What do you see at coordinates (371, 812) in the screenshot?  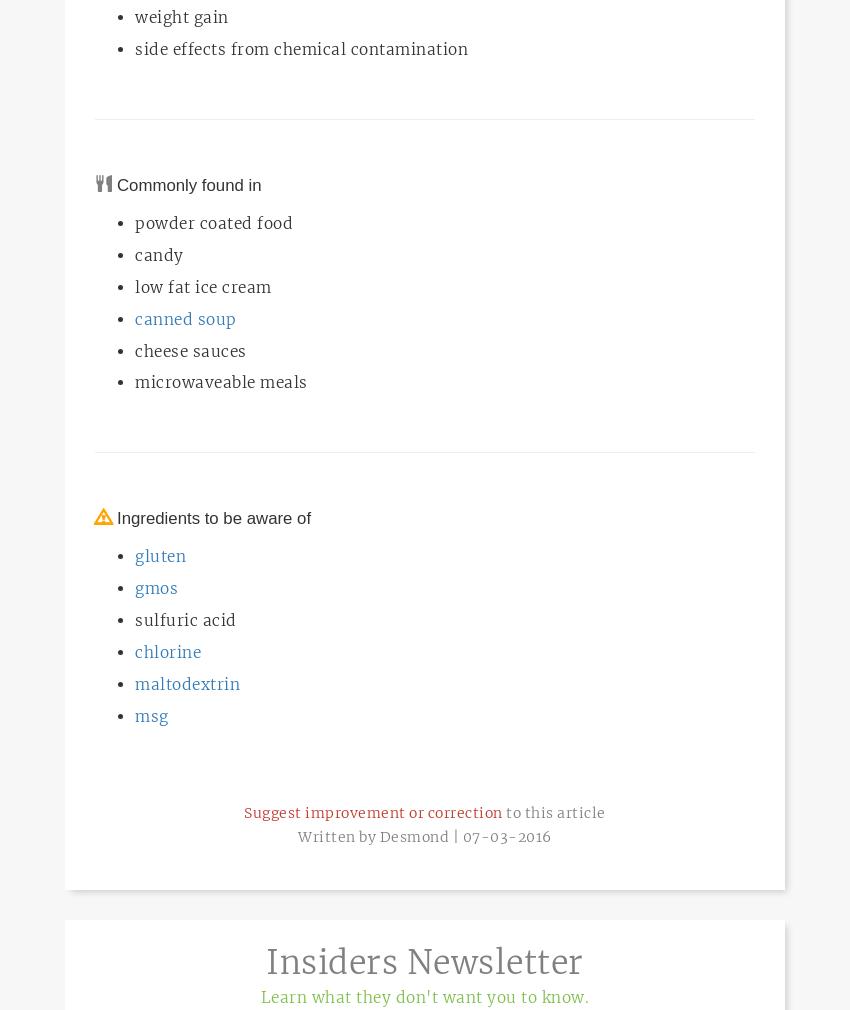 I see `'Suggest improvement or correction'` at bounding box center [371, 812].